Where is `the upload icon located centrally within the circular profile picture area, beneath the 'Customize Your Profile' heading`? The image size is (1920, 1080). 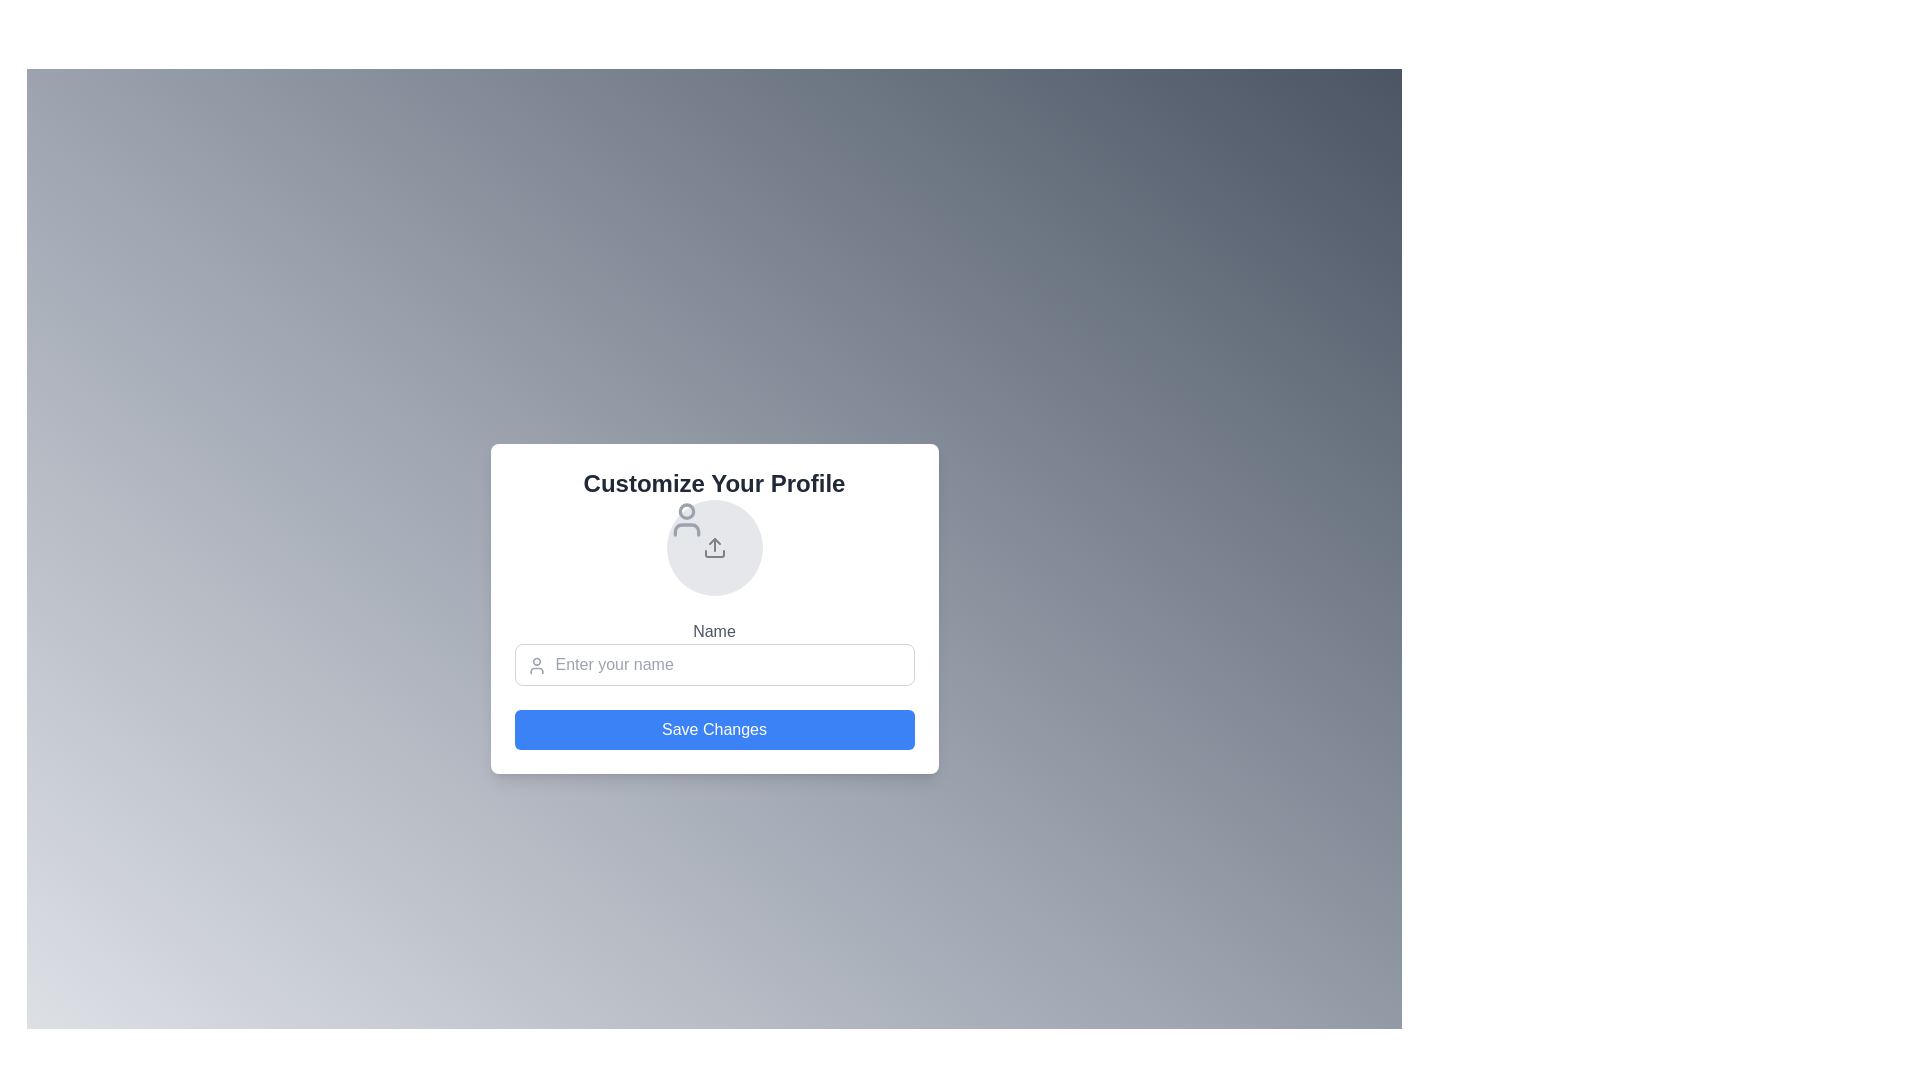
the upload icon located centrally within the circular profile picture area, beneath the 'Customize Your Profile' heading is located at coordinates (714, 547).